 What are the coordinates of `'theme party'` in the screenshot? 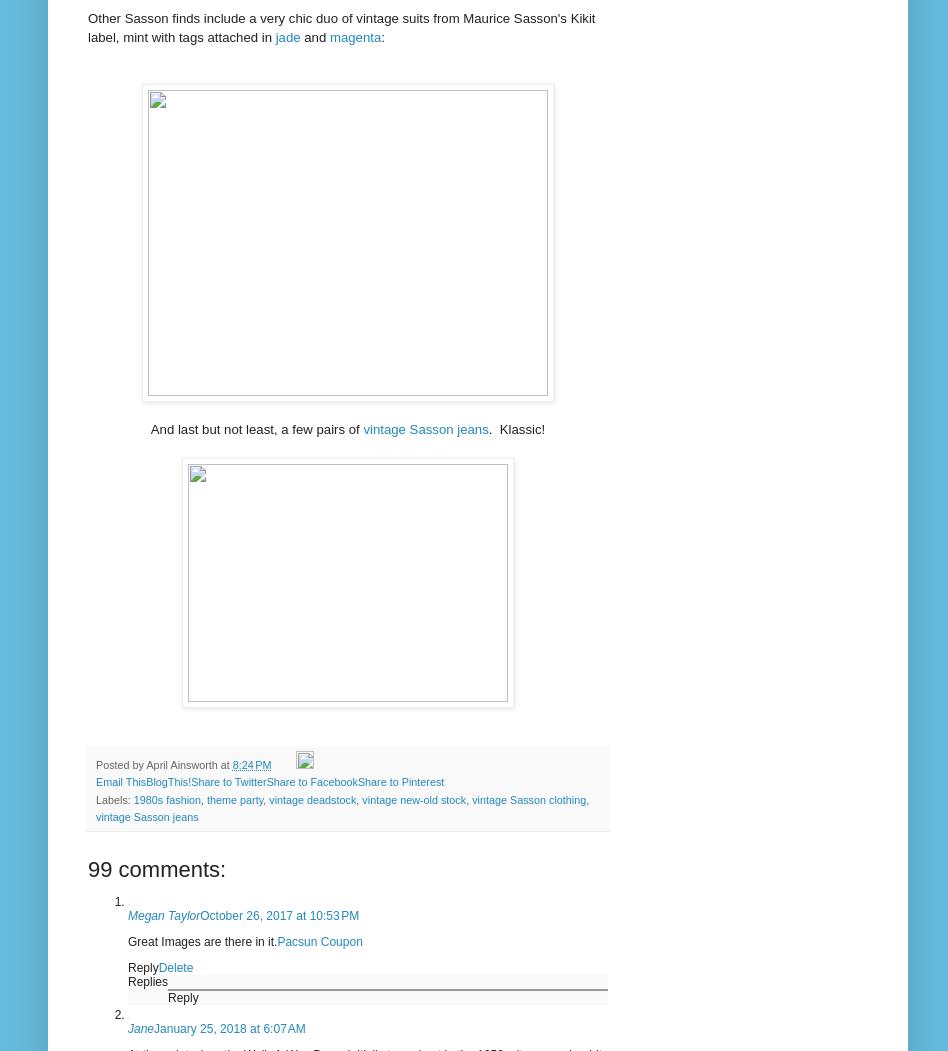 It's located at (206, 797).